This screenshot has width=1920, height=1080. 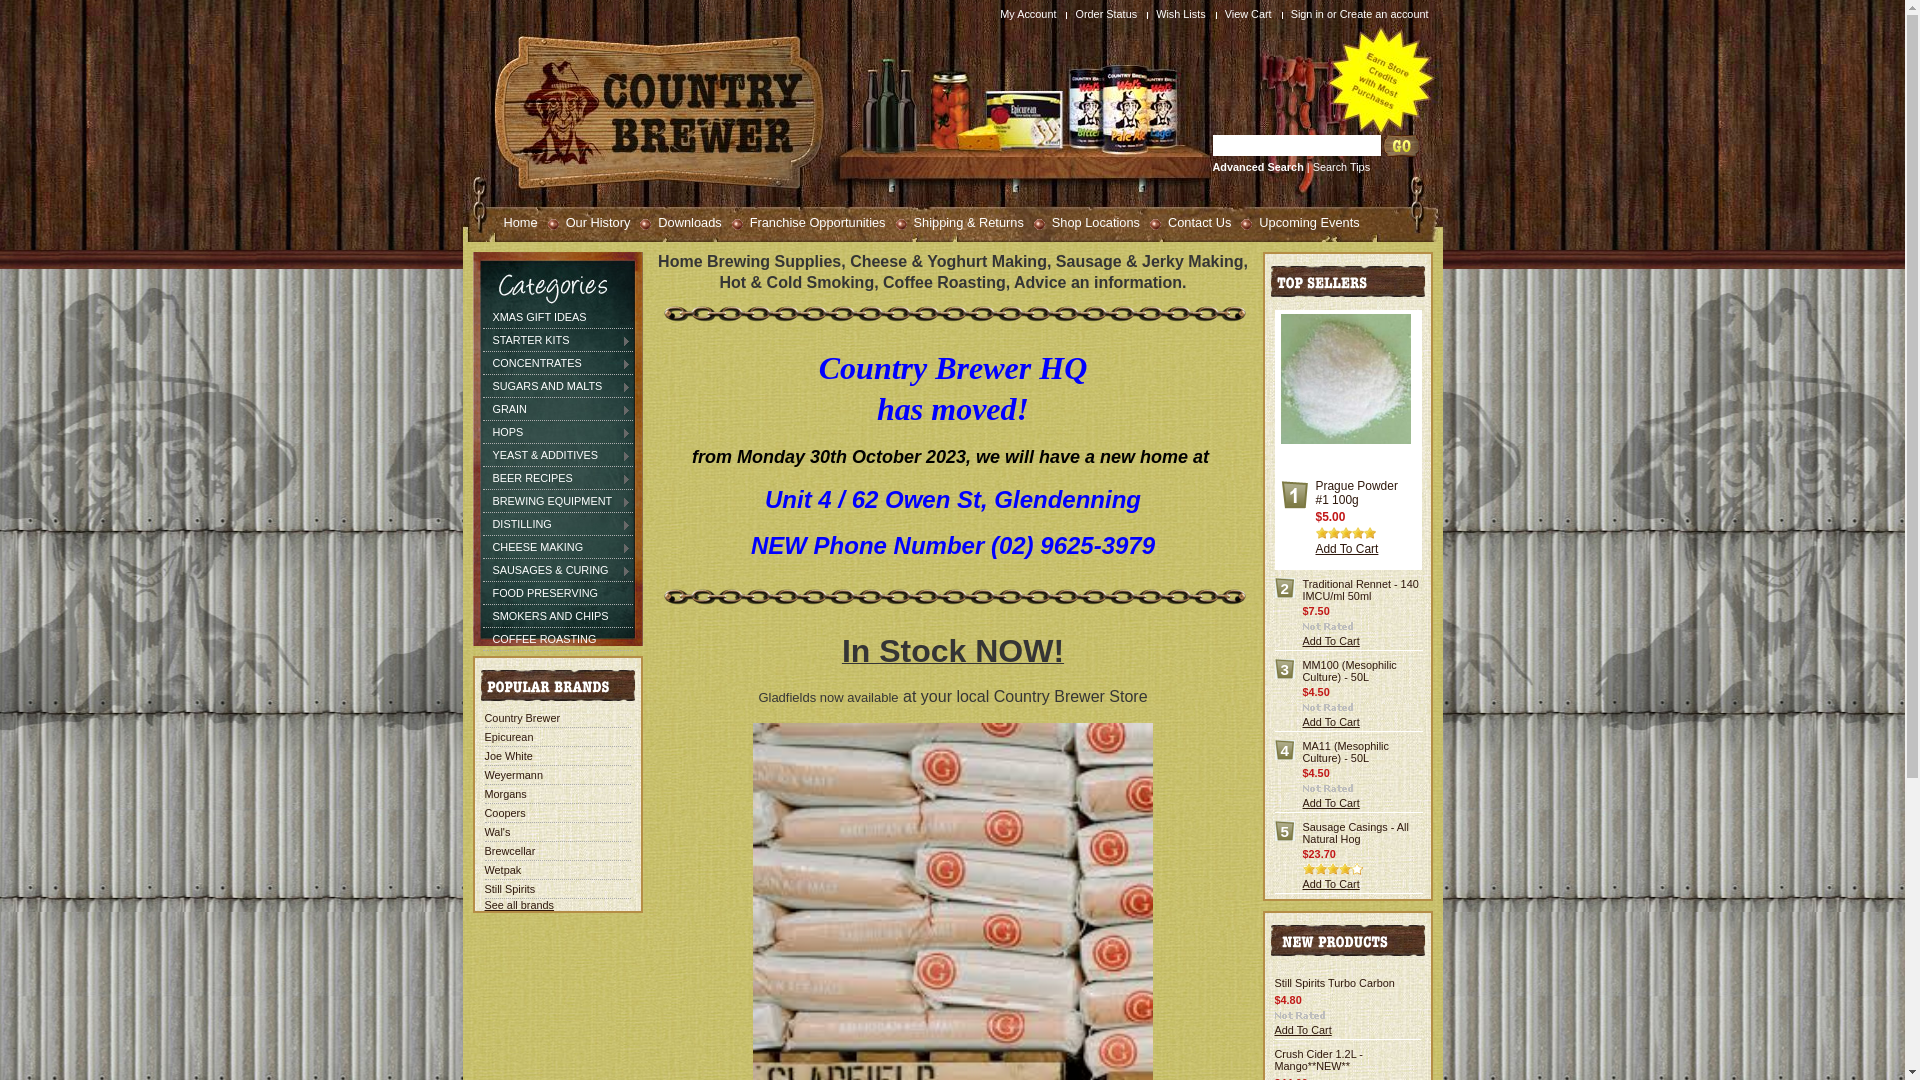 What do you see at coordinates (1030, 14) in the screenshot?
I see `'My Account'` at bounding box center [1030, 14].